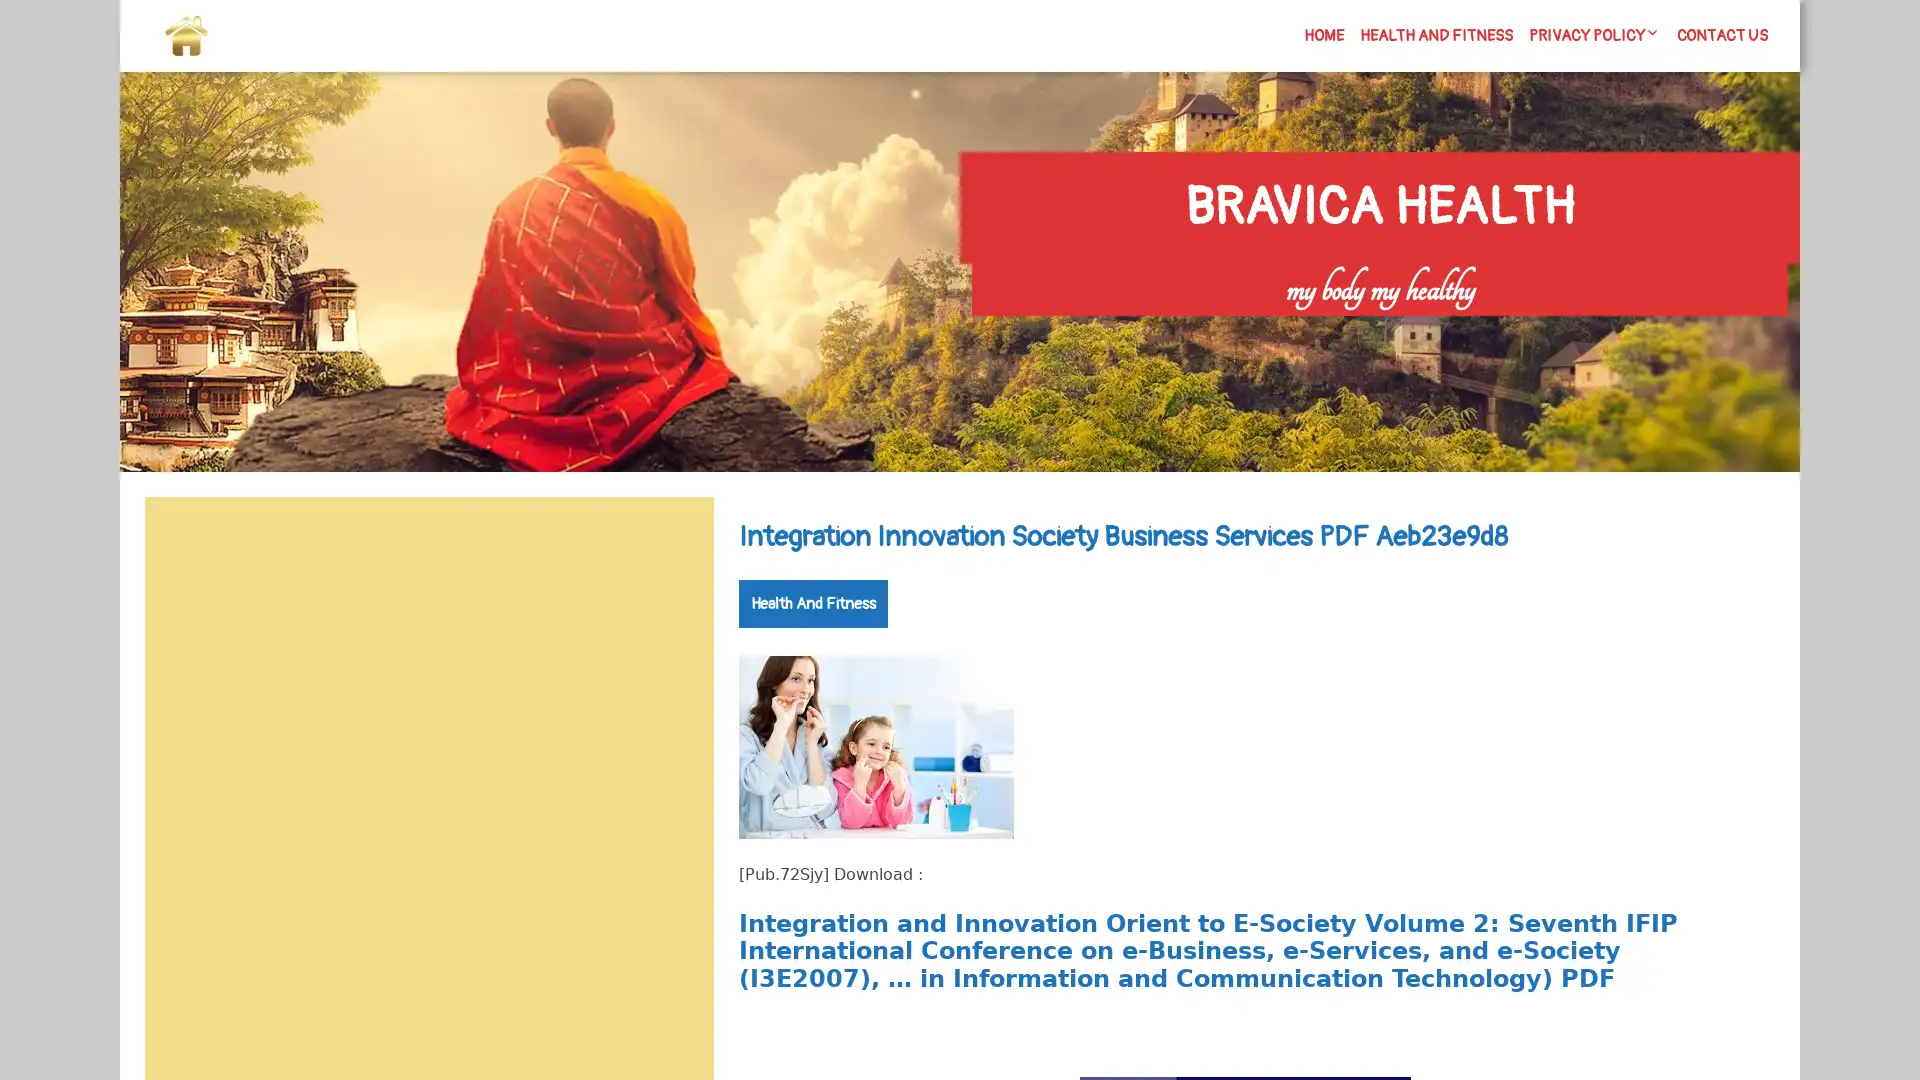 Image resolution: width=1920 pixels, height=1080 pixels. What do you see at coordinates (667, 545) in the screenshot?
I see `Search` at bounding box center [667, 545].